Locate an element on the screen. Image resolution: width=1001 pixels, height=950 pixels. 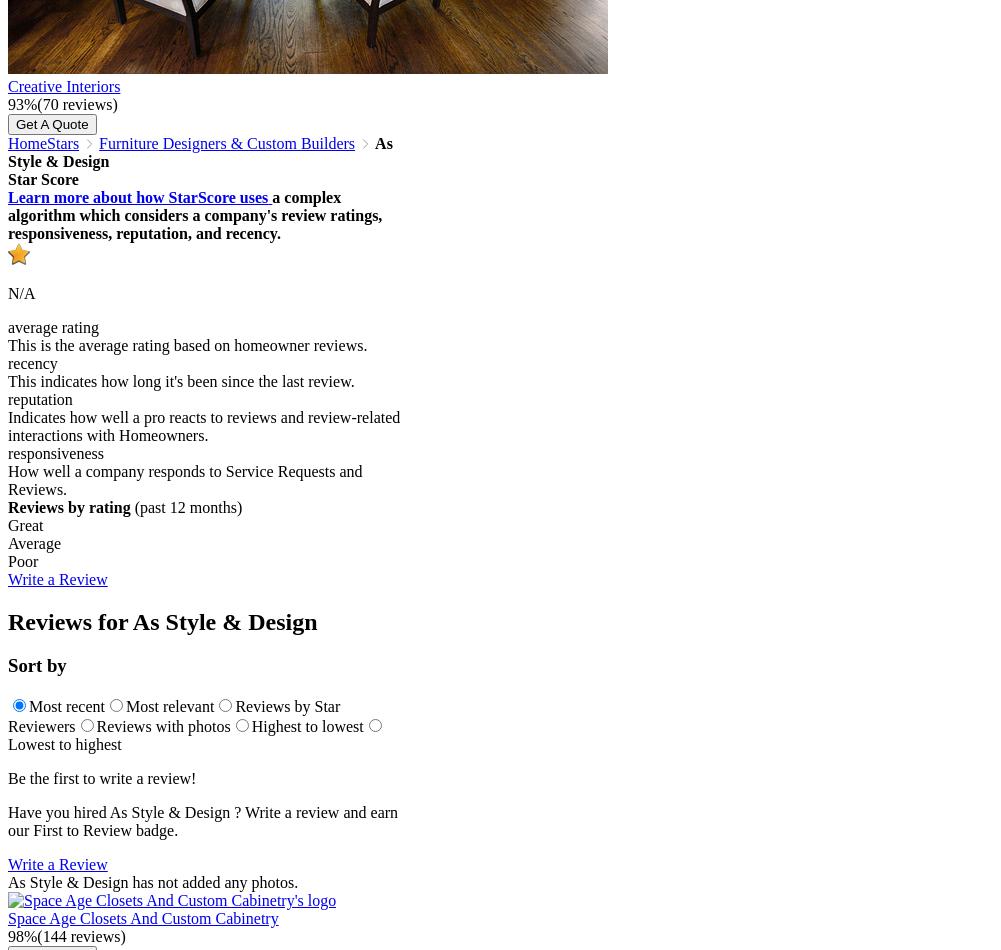
'144' is located at coordinates (53, 935).